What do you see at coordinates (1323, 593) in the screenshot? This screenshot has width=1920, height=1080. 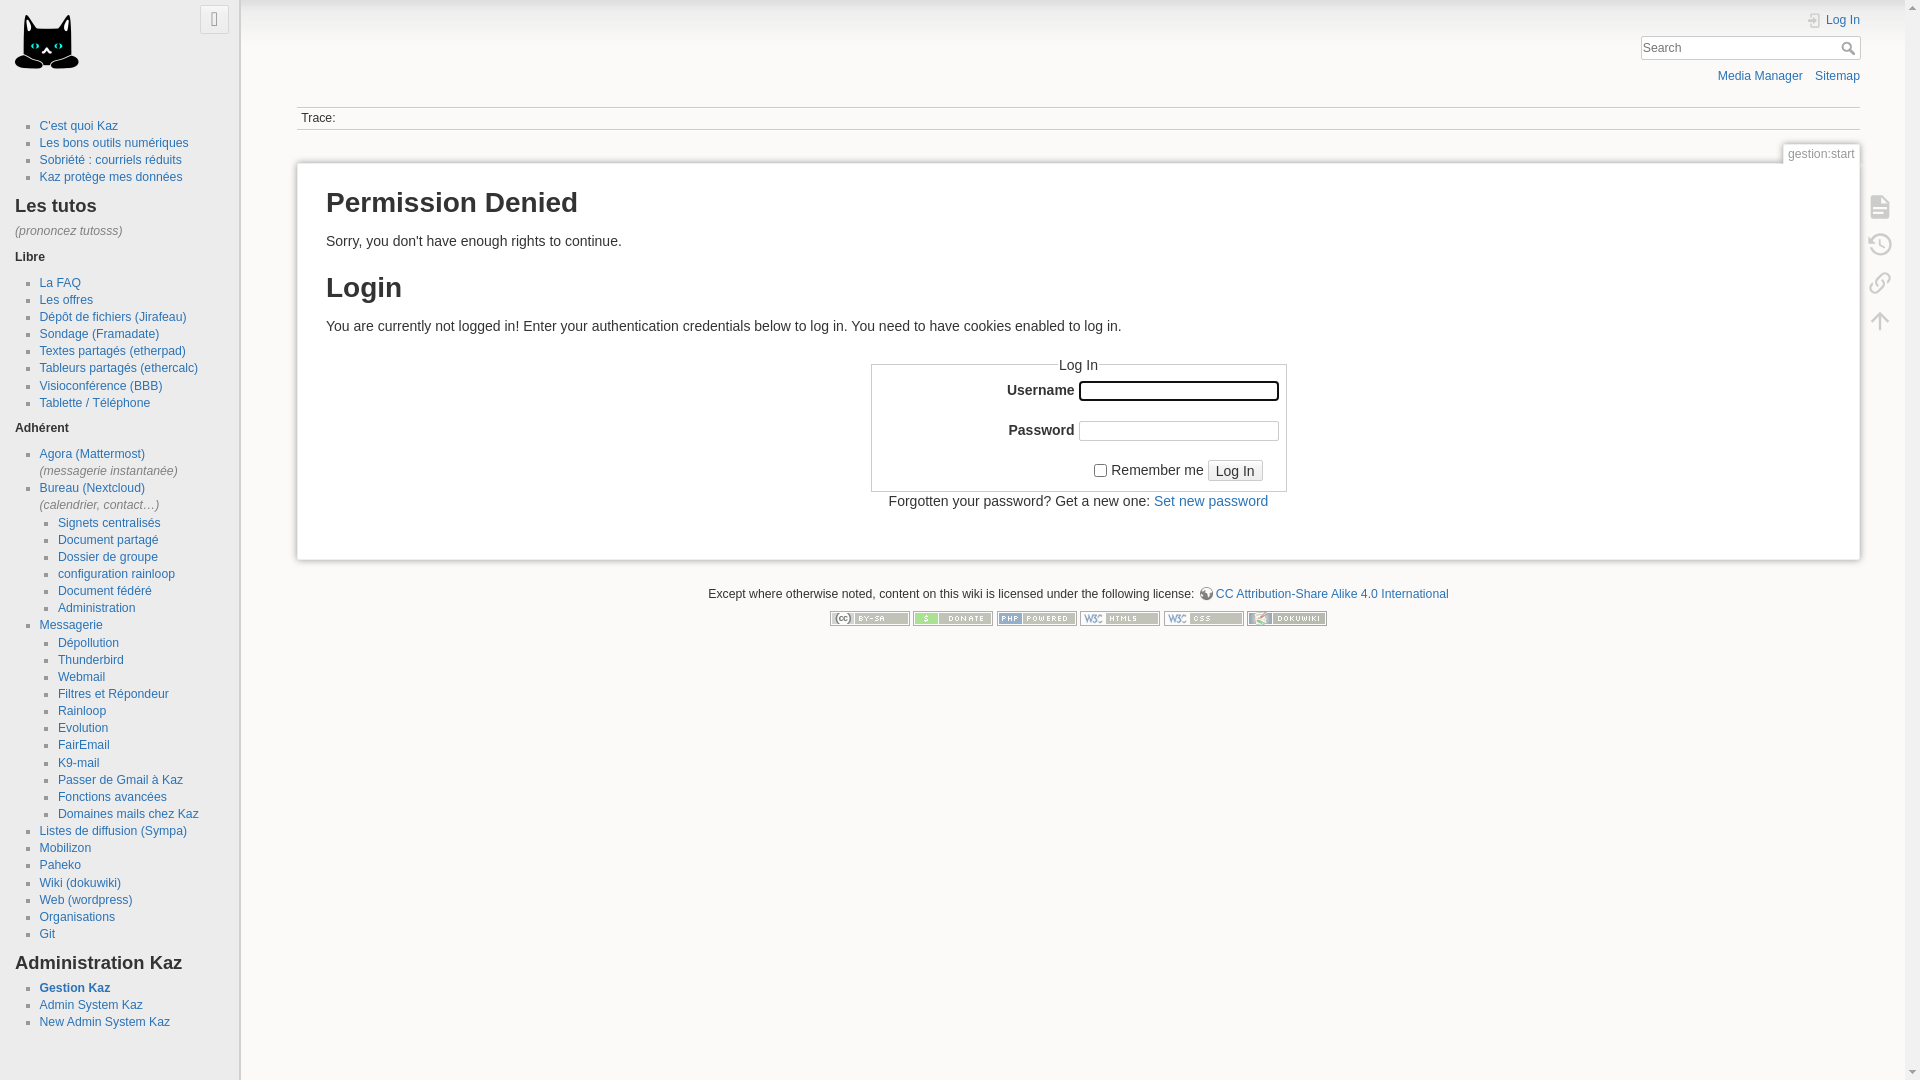 I see `'CC Attribution-Share Alike 4.0 International'` at bounding box center [1323, 593].